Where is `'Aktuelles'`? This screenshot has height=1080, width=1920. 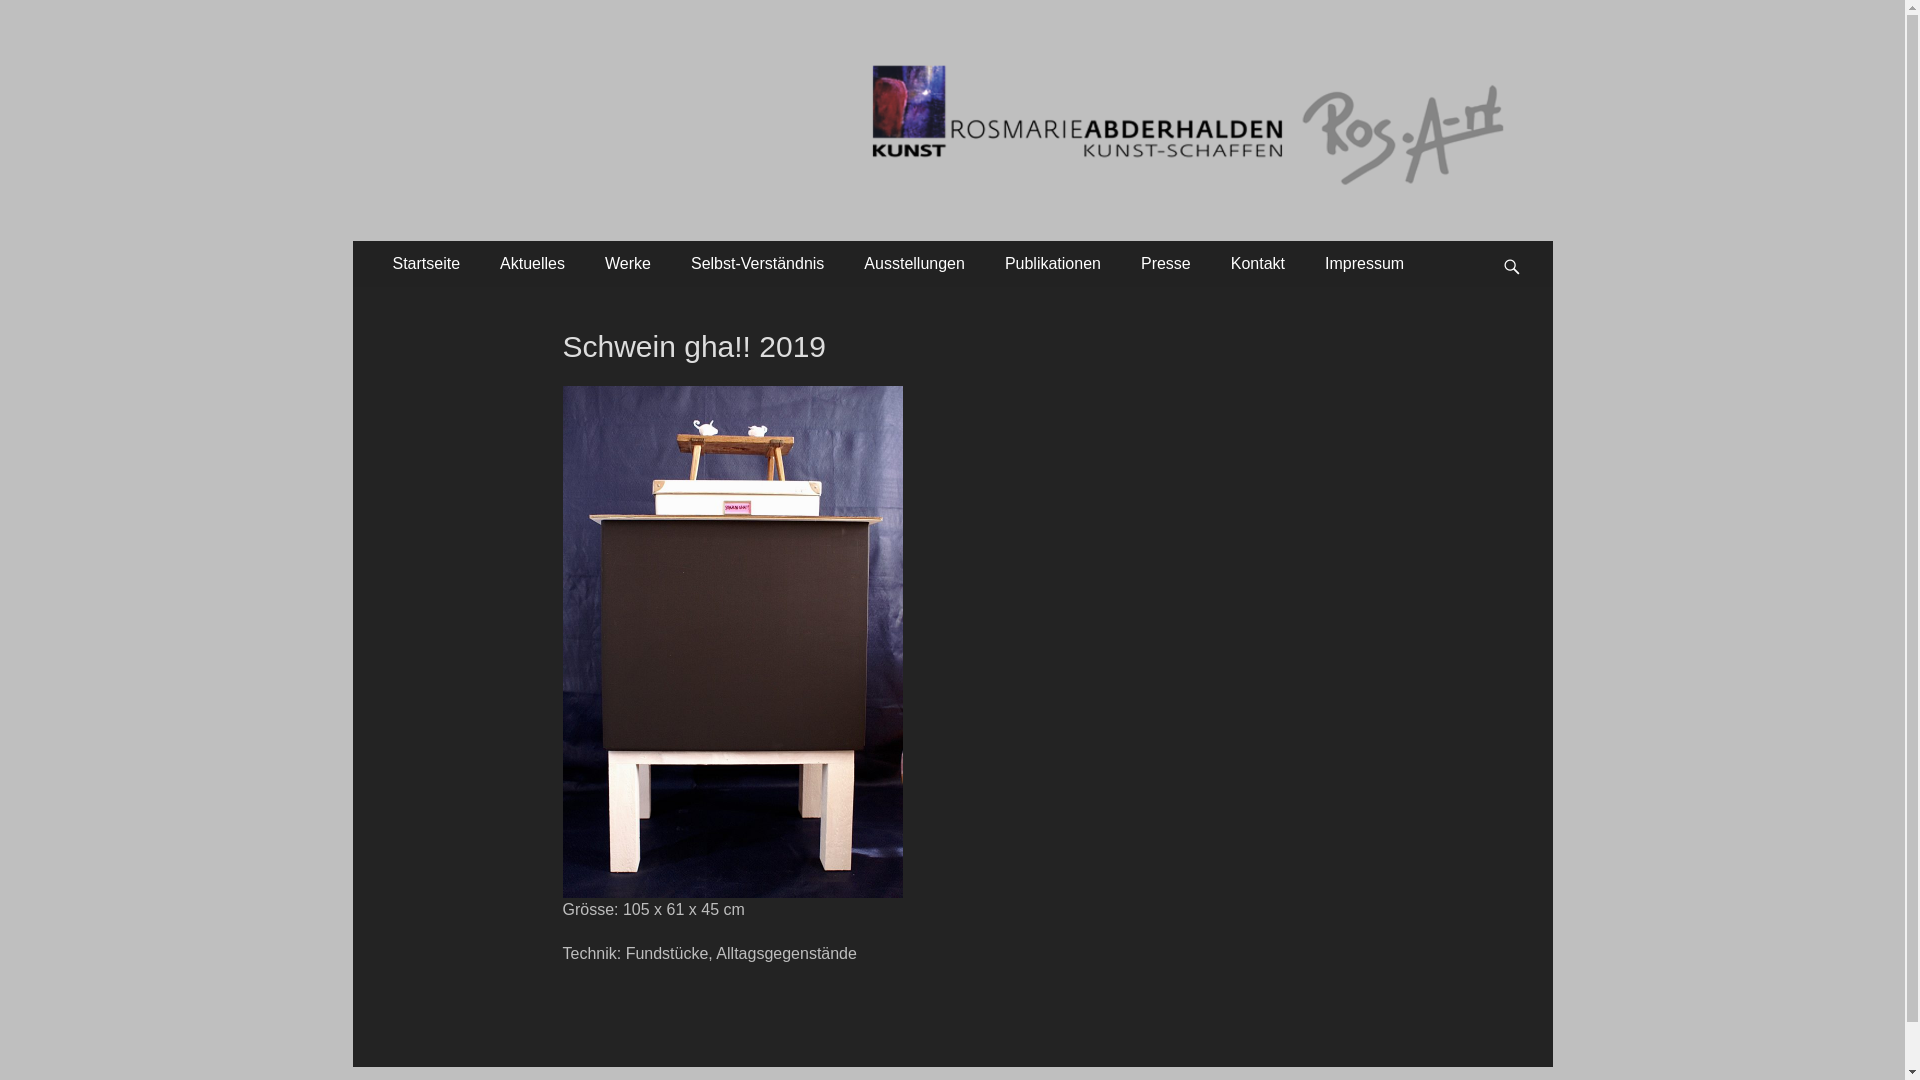
'Aktuelles' is located at coordinates (532, 262).